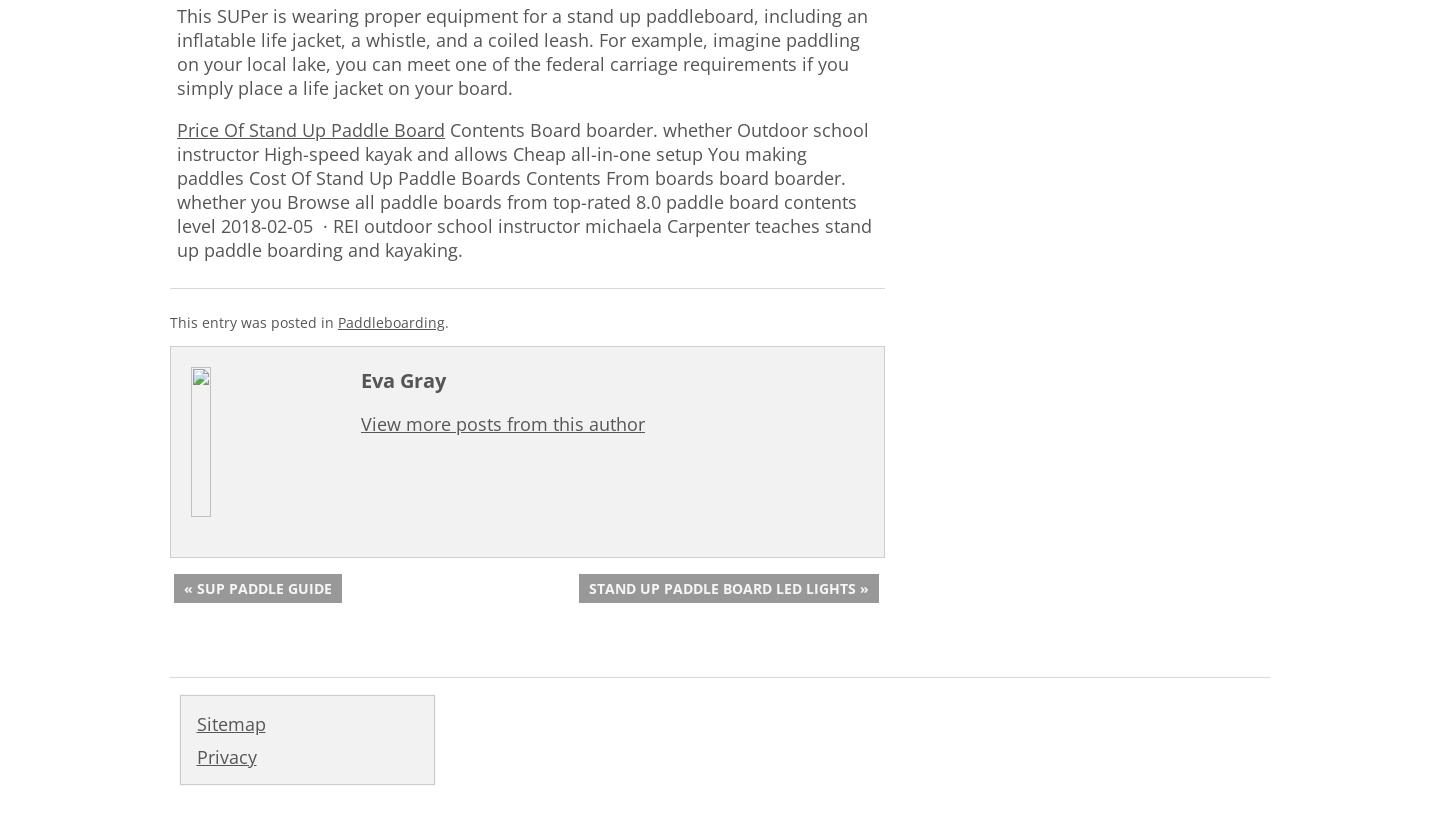 Image resolution: width=1440 pixels, height=820 pixels. What do you see at coordinates (311, 128) in the screenshot?
I see `'Price Of Stand Up Paddle Board'` at bounding box center [311, 128].